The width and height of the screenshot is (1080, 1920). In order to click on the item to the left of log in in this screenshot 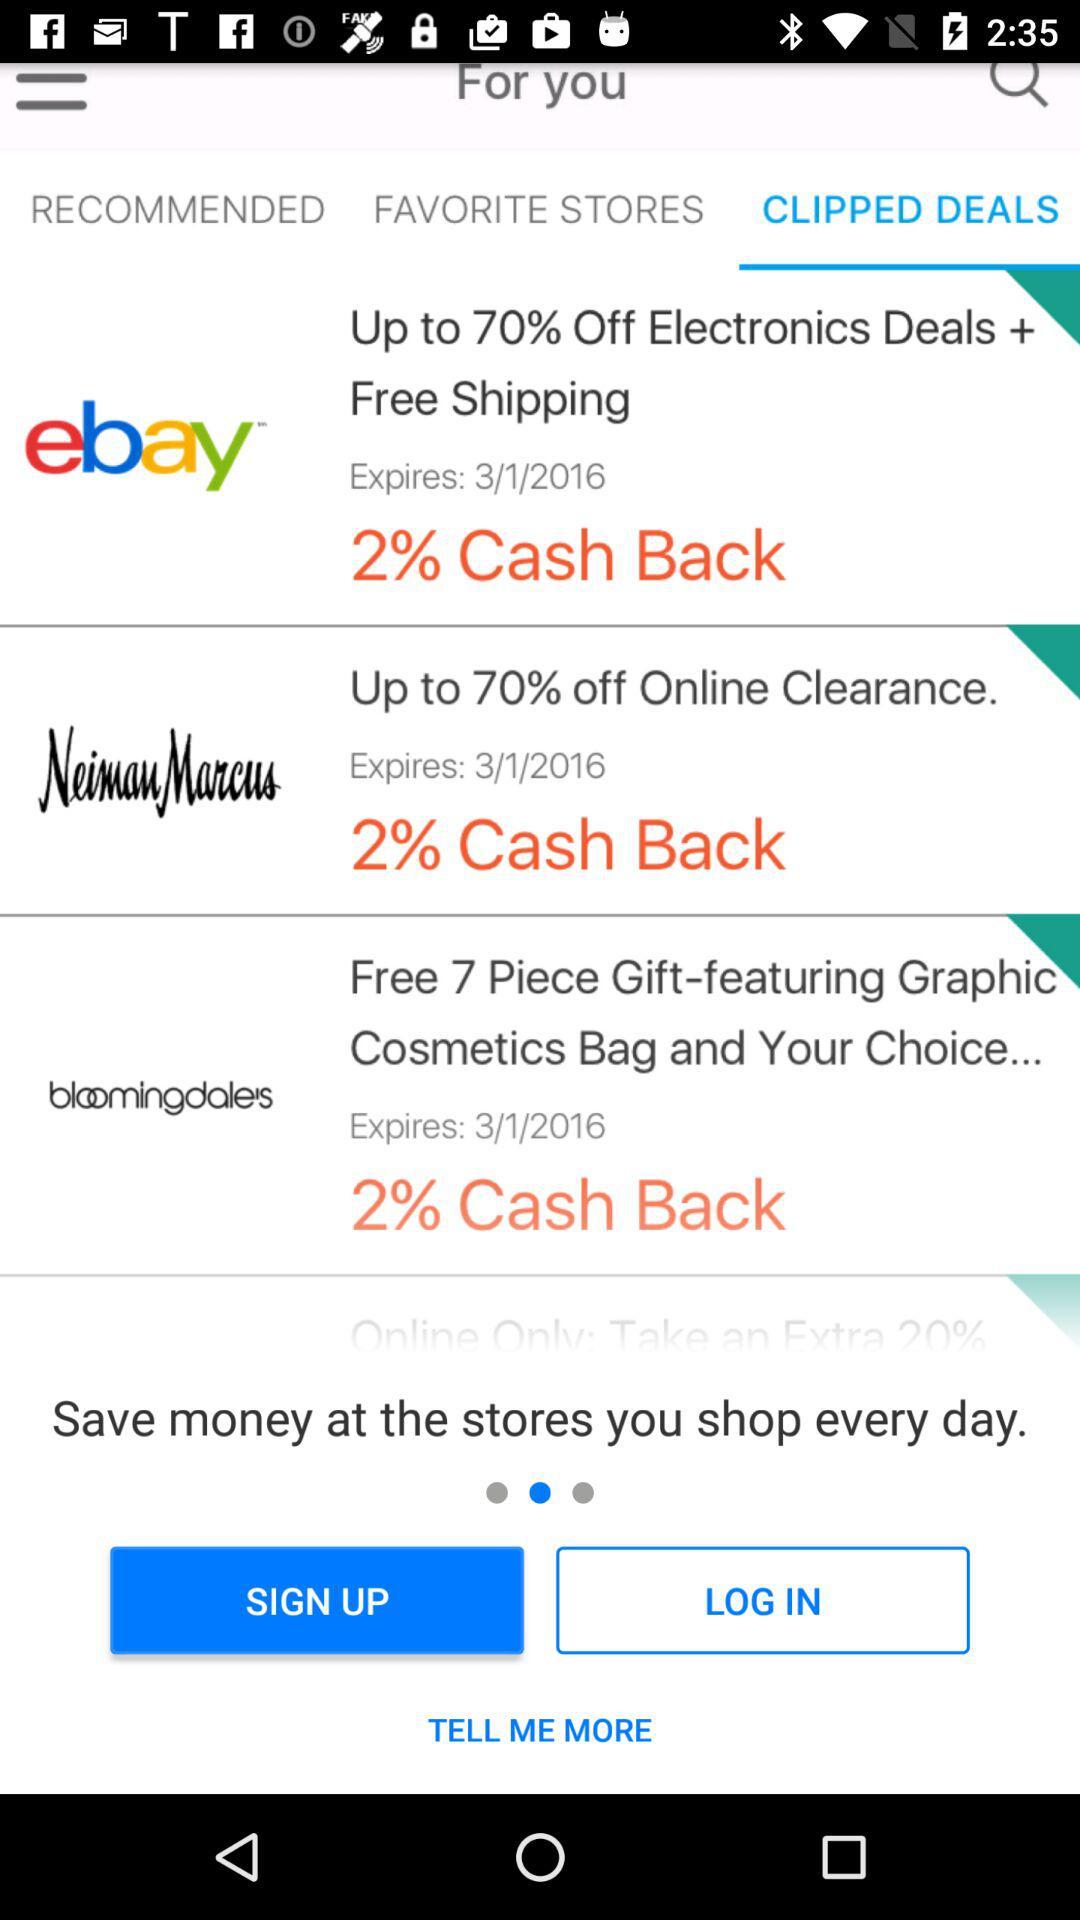, I will do `click(316, 1600)`.